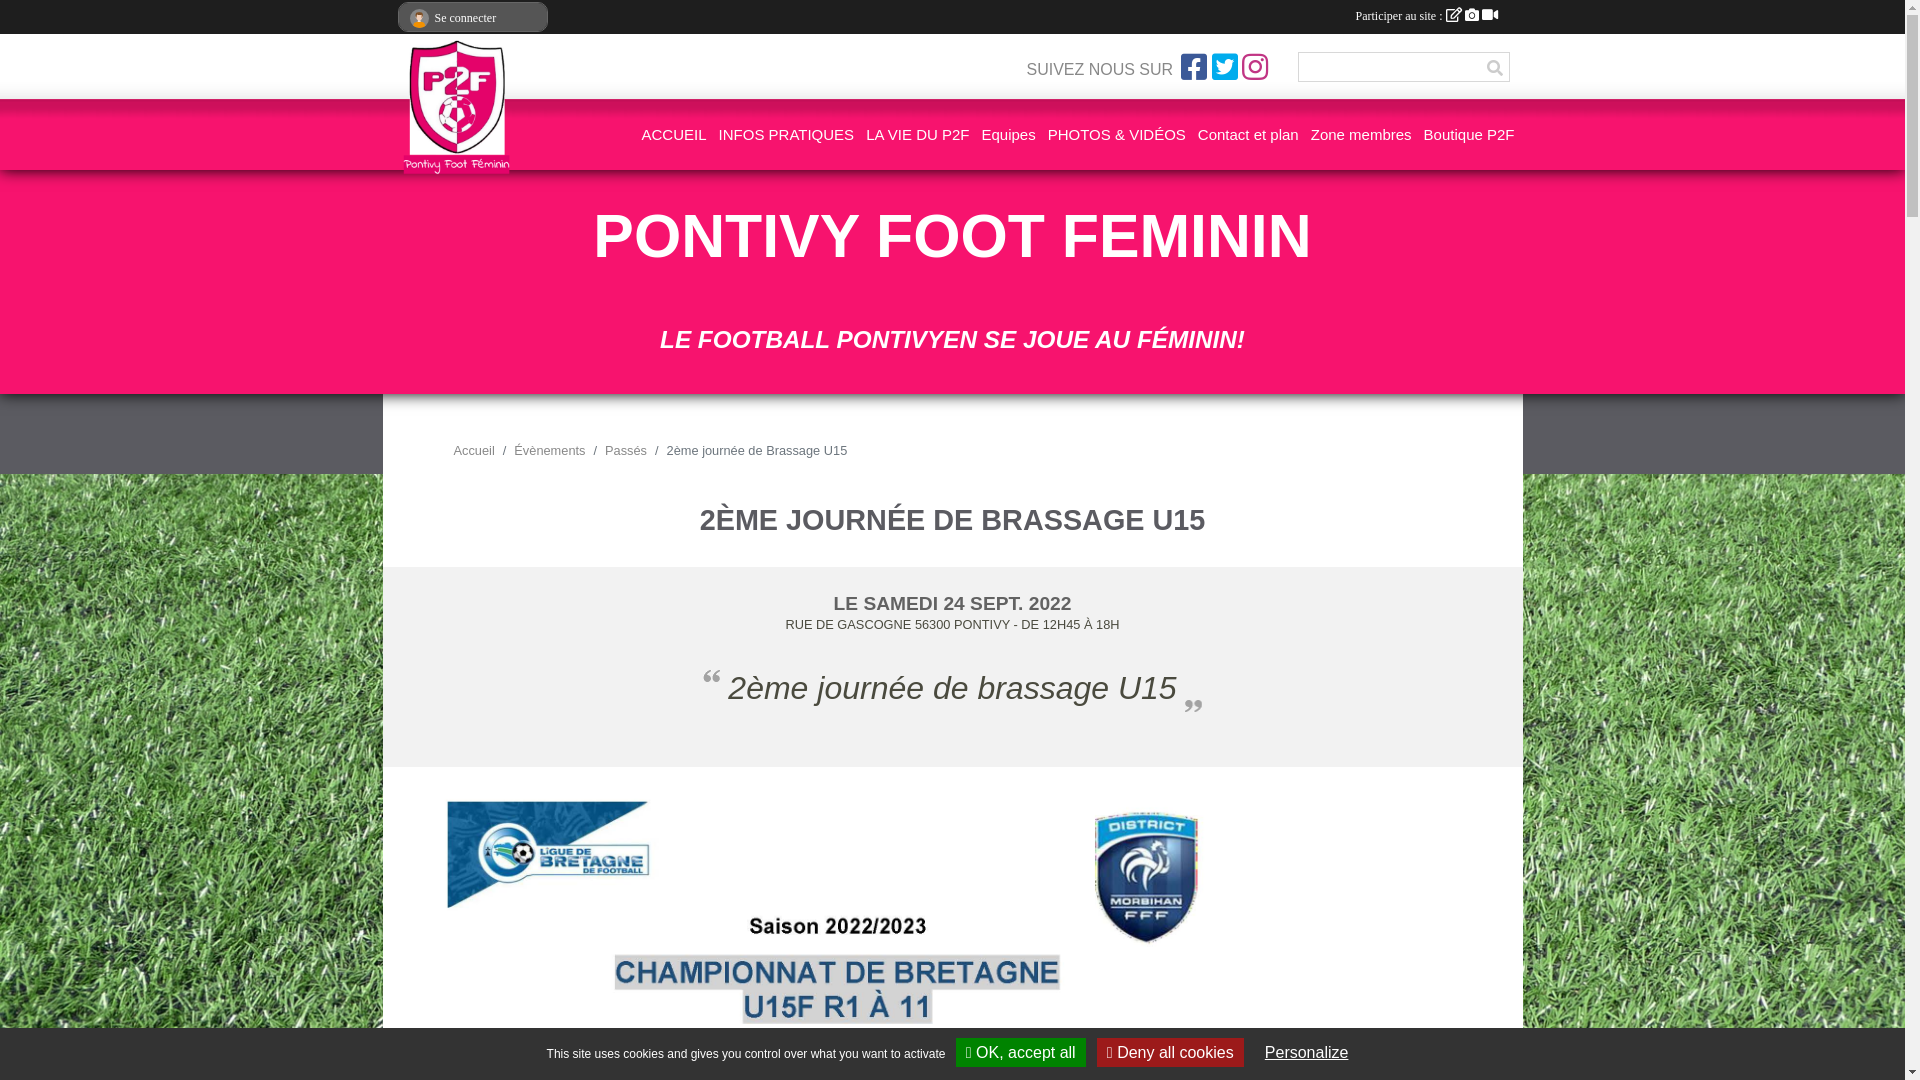 The width and height of the screenshot is (1920, 1080). What do you see at coordinates (1425, 15) in the screenshot?
I see `'Participer au site :'` at bounding box center [1425, 15].